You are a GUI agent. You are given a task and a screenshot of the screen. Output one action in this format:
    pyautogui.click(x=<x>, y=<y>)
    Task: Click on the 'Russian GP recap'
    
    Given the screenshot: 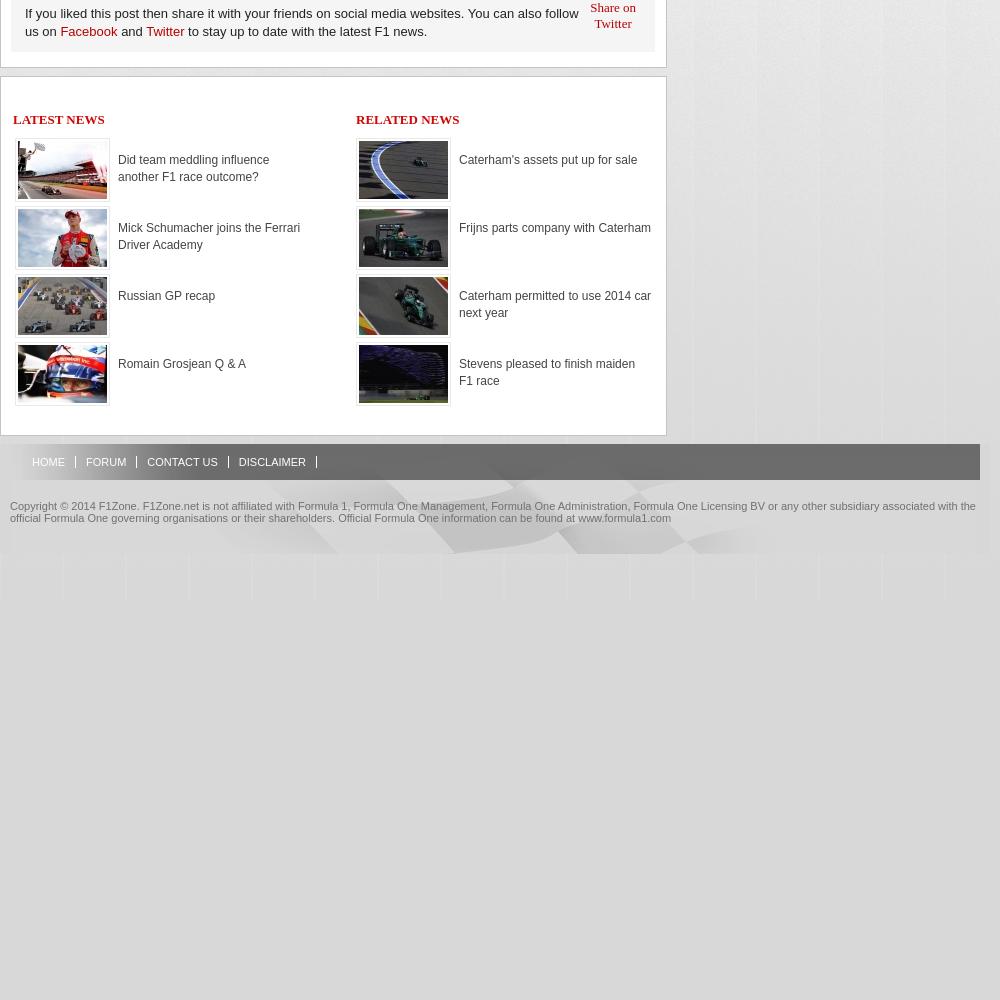 What is the action you would take?
    pyautogui.click(x=166, y=296)
    